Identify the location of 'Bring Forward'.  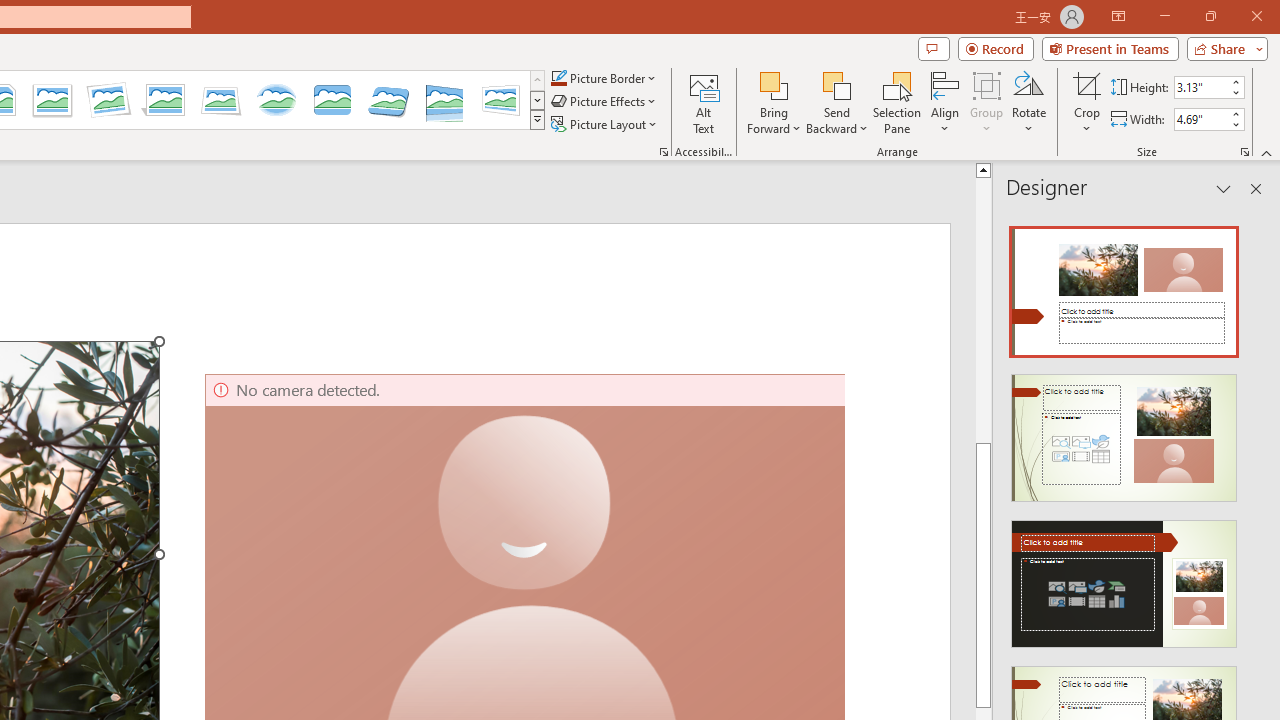
(773, 84).